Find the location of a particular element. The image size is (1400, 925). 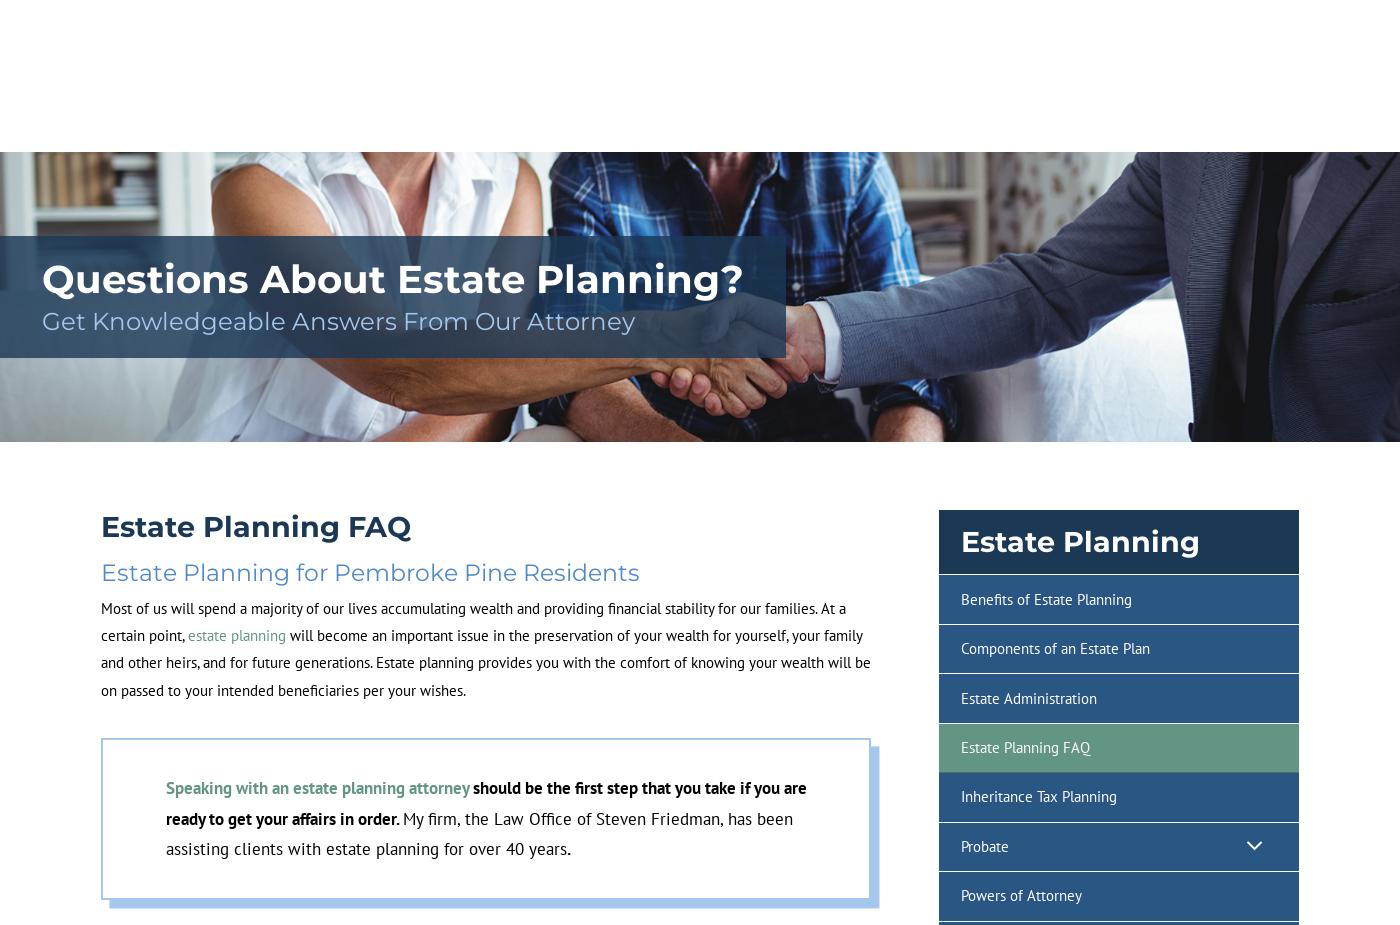

'Components of an Estate Plan' is located at coordinates (1055, 648).